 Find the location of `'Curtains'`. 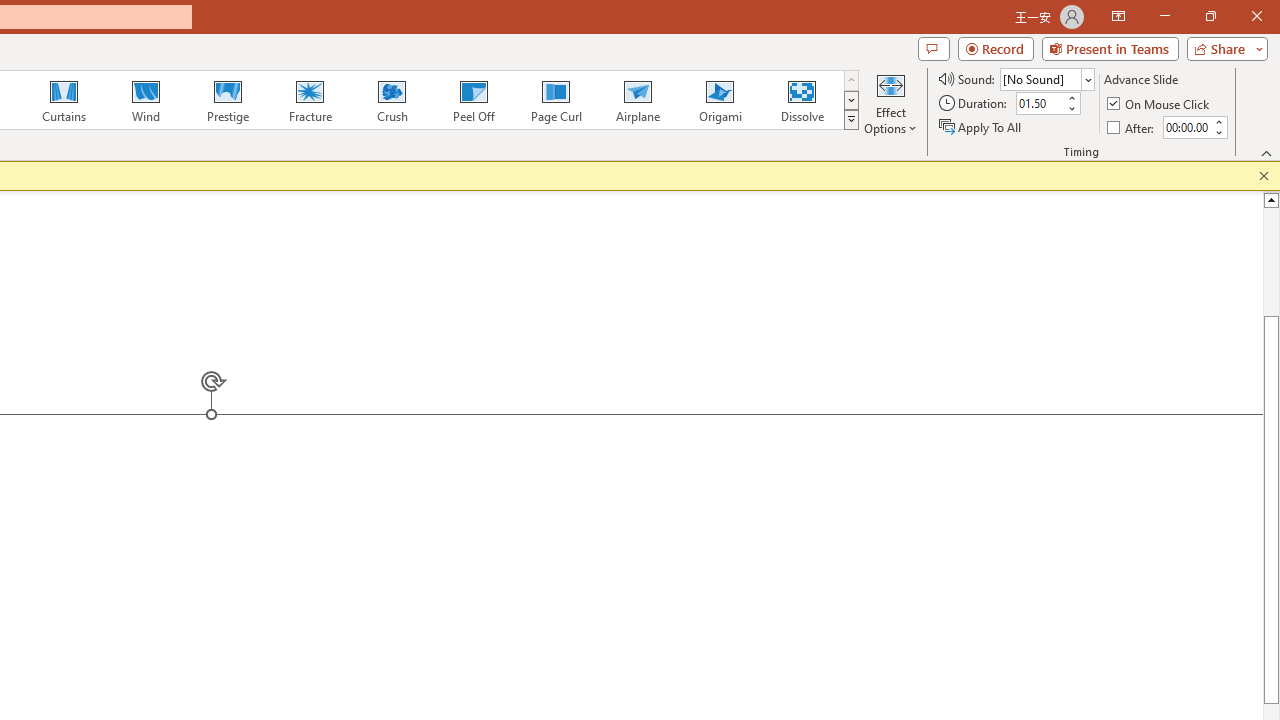

'Curtains' is located at coordinates (64, 100).